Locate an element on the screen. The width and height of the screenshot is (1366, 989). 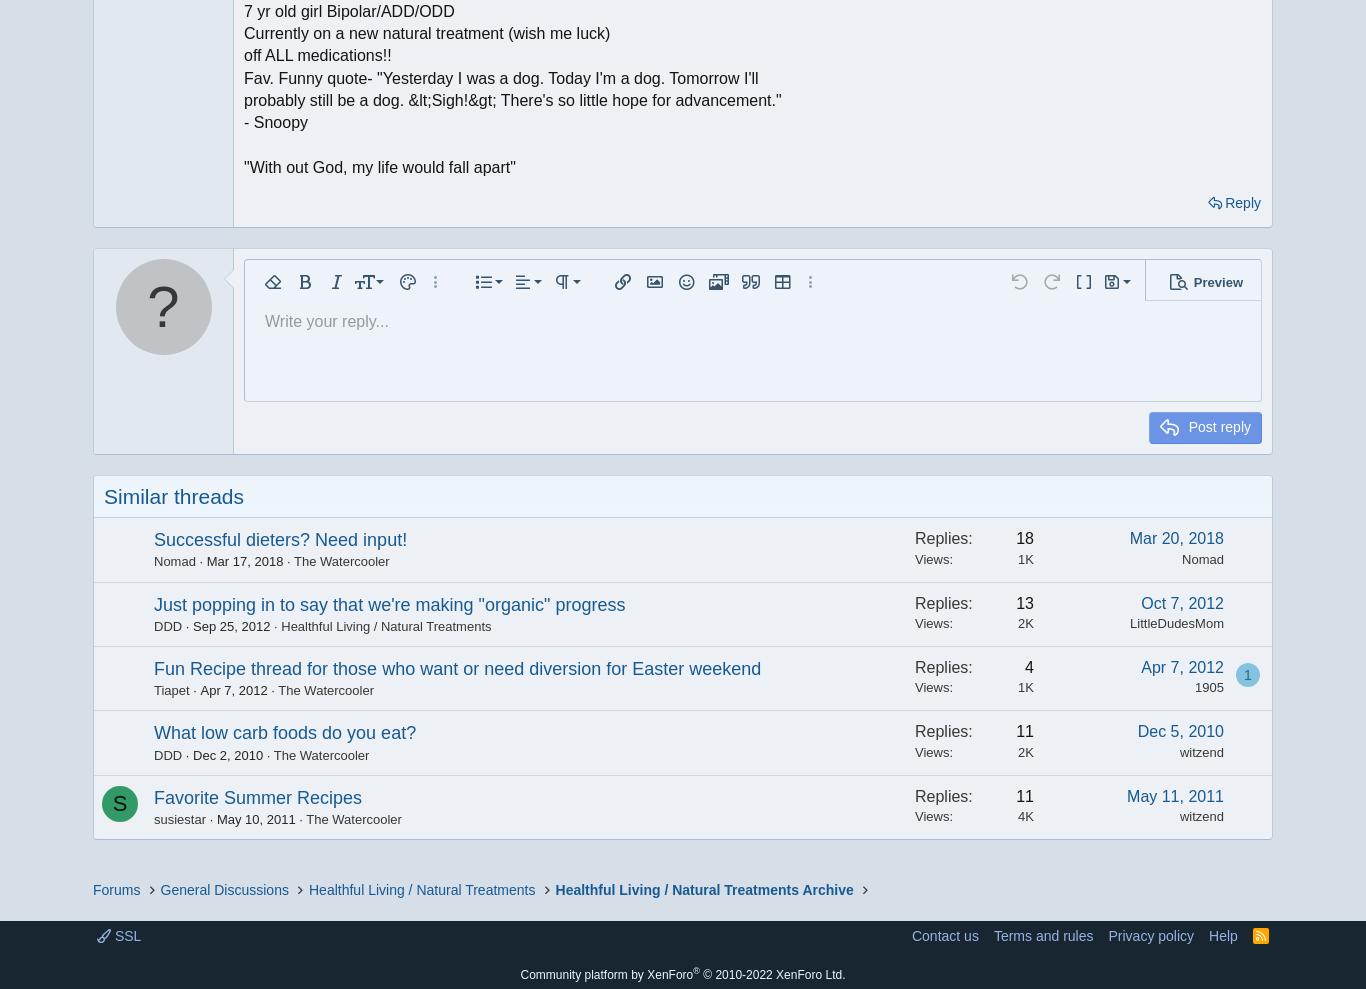
'May 11, 2011' is located at coordinates (1175, 794).